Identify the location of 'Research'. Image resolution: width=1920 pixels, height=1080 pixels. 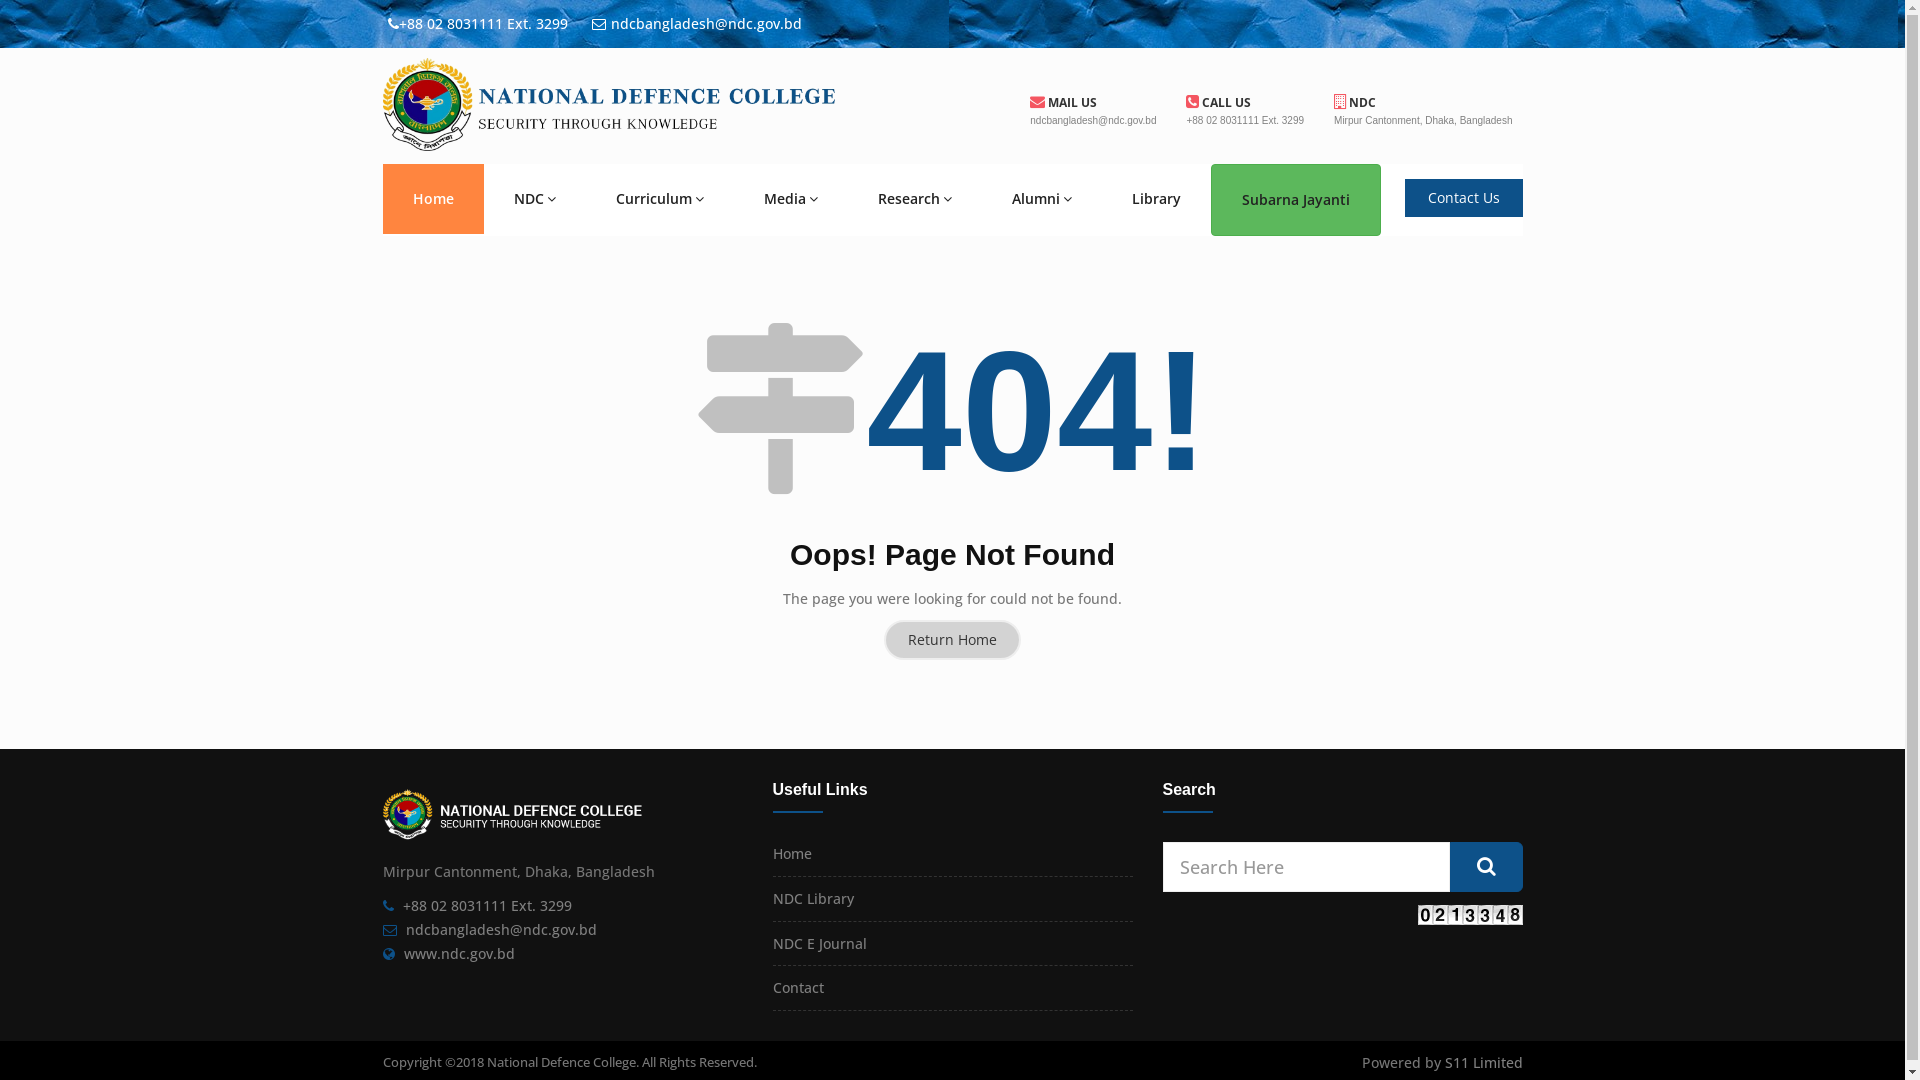
(914, 199).